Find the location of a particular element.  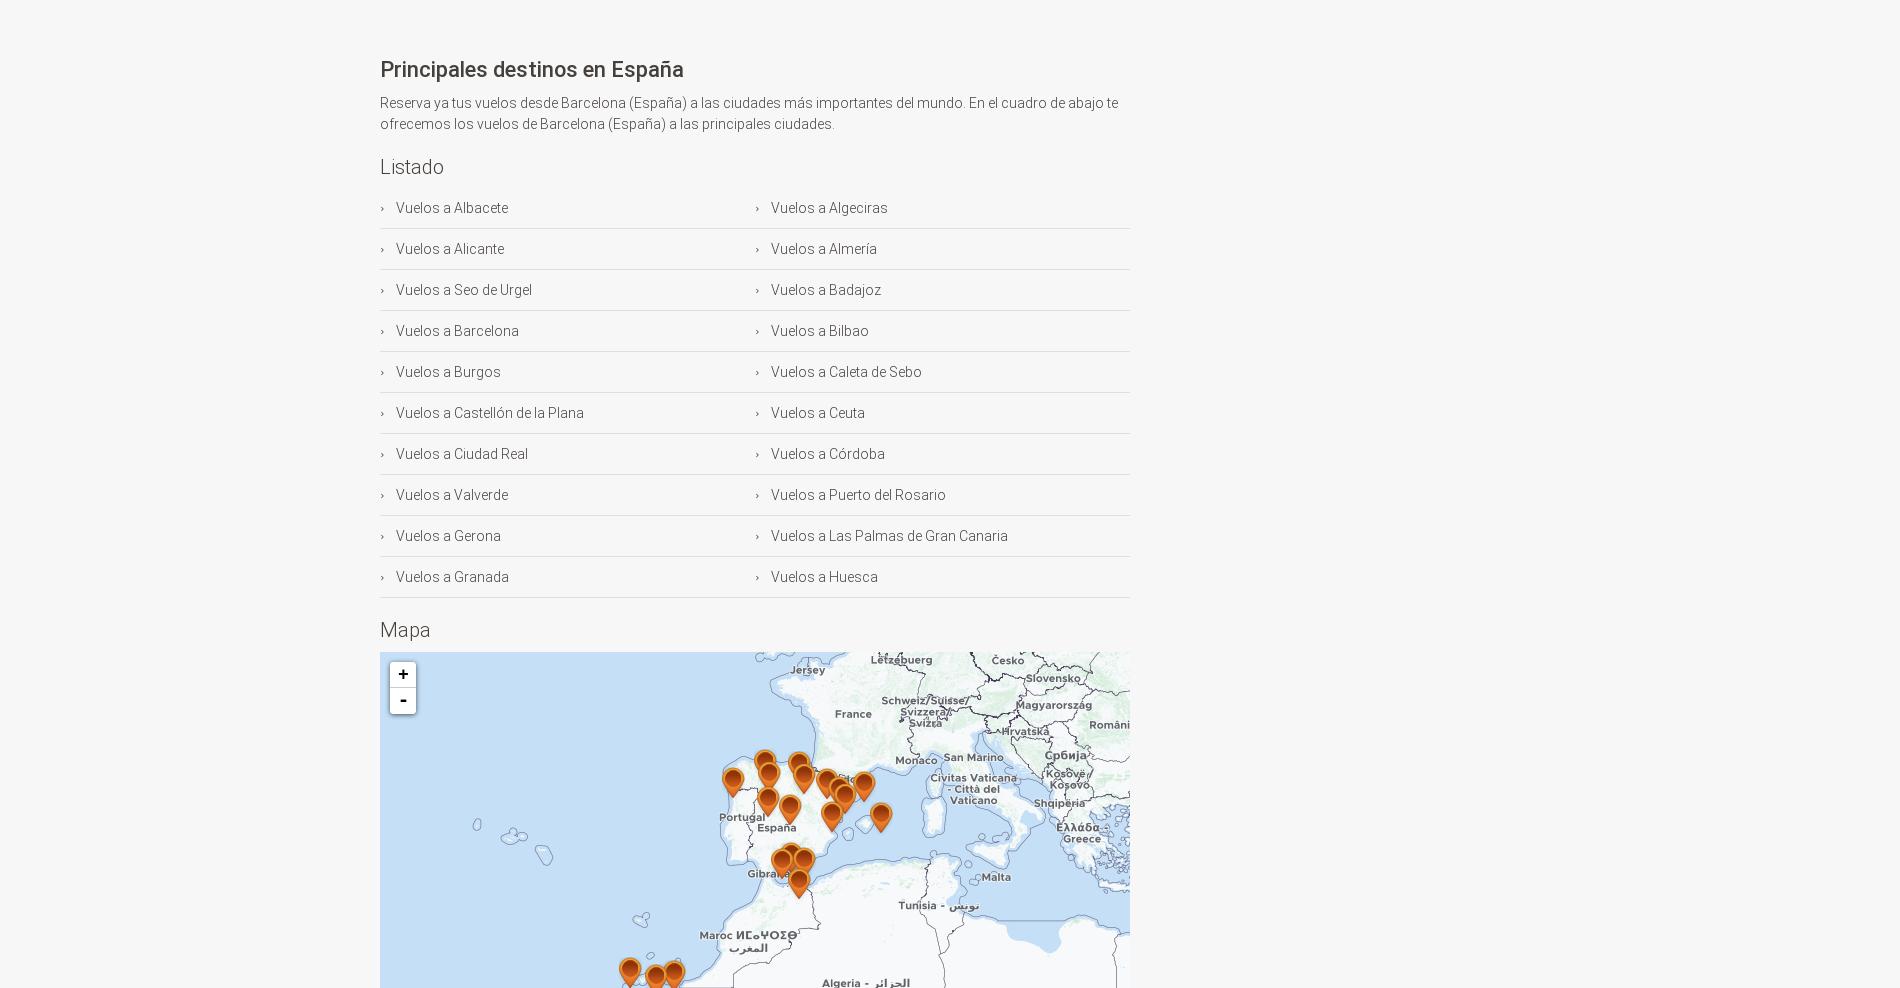

'Vuelos a Córdoba' is located at coordinates (825, 453).